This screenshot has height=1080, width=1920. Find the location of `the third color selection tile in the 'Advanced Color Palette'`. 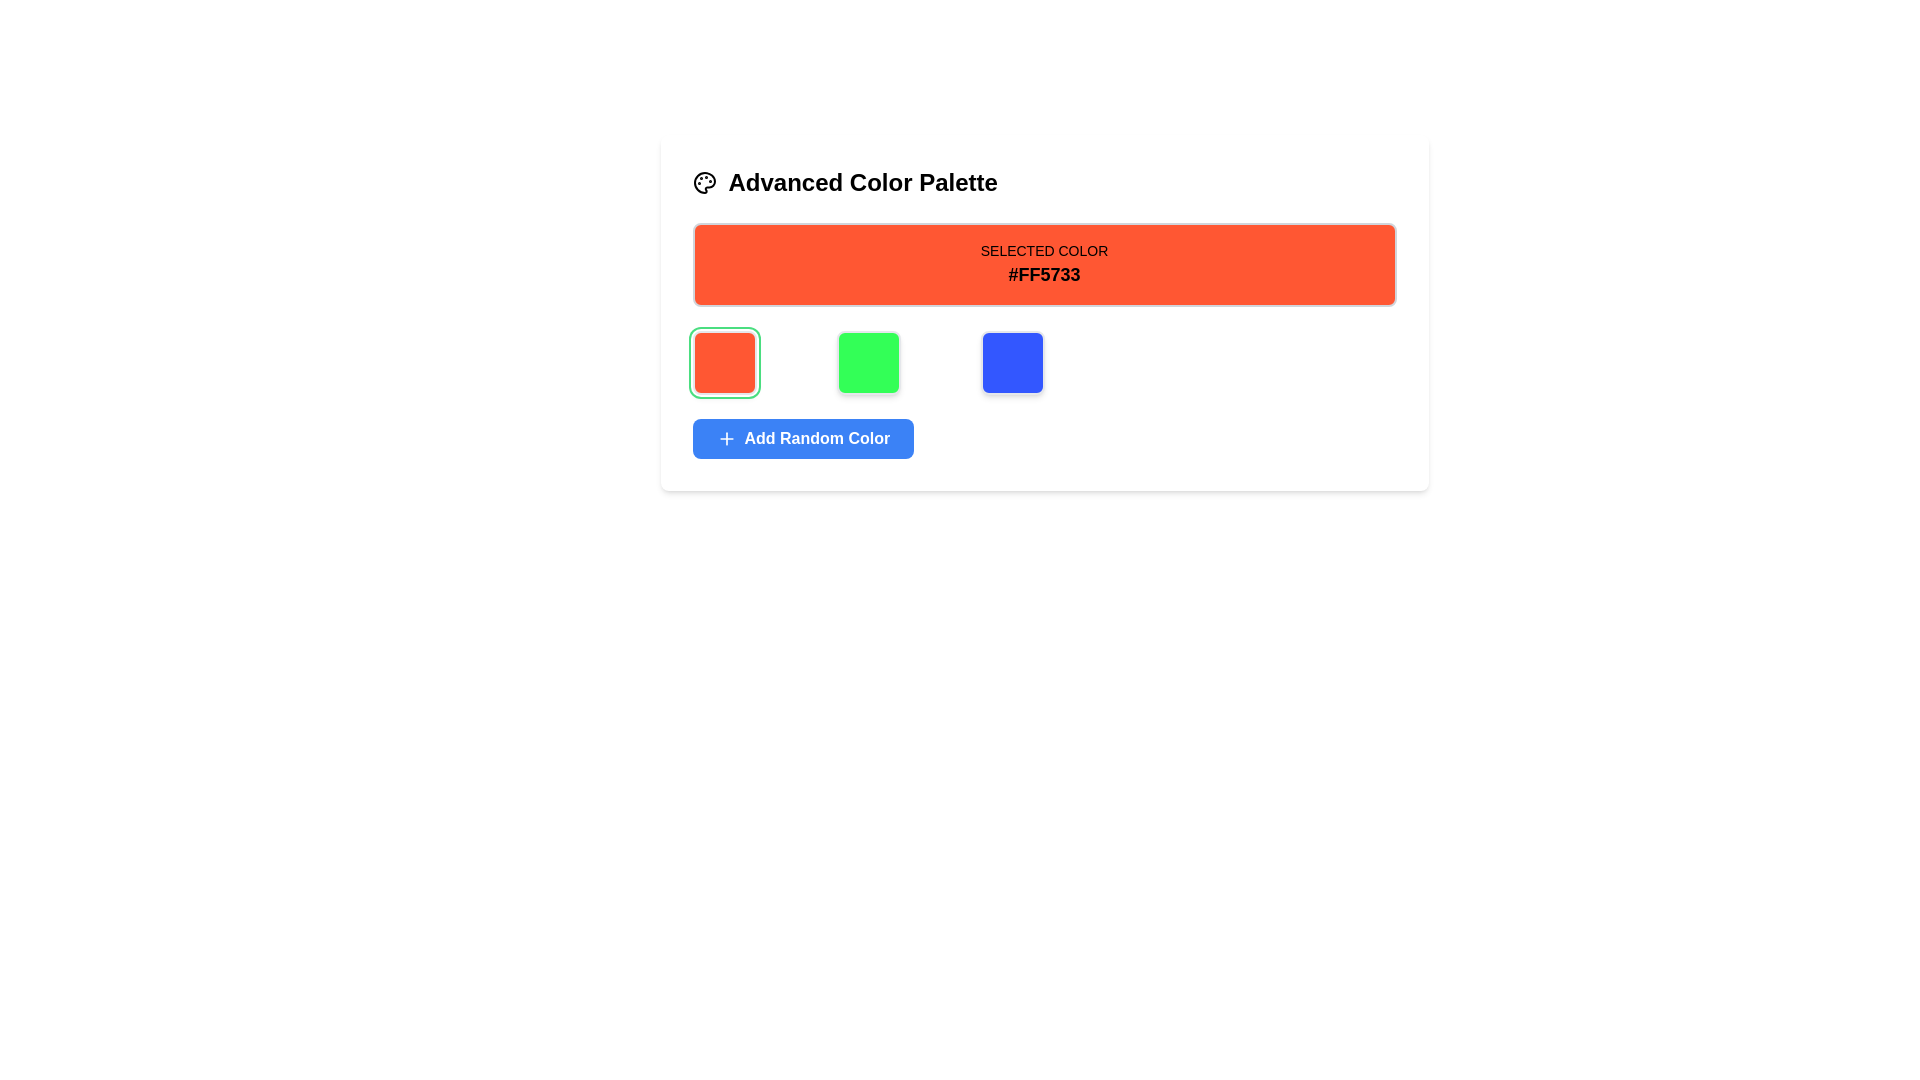

the third color selection tile in the 'Advanced Color Palette' is located at coordinates (1043, 362).